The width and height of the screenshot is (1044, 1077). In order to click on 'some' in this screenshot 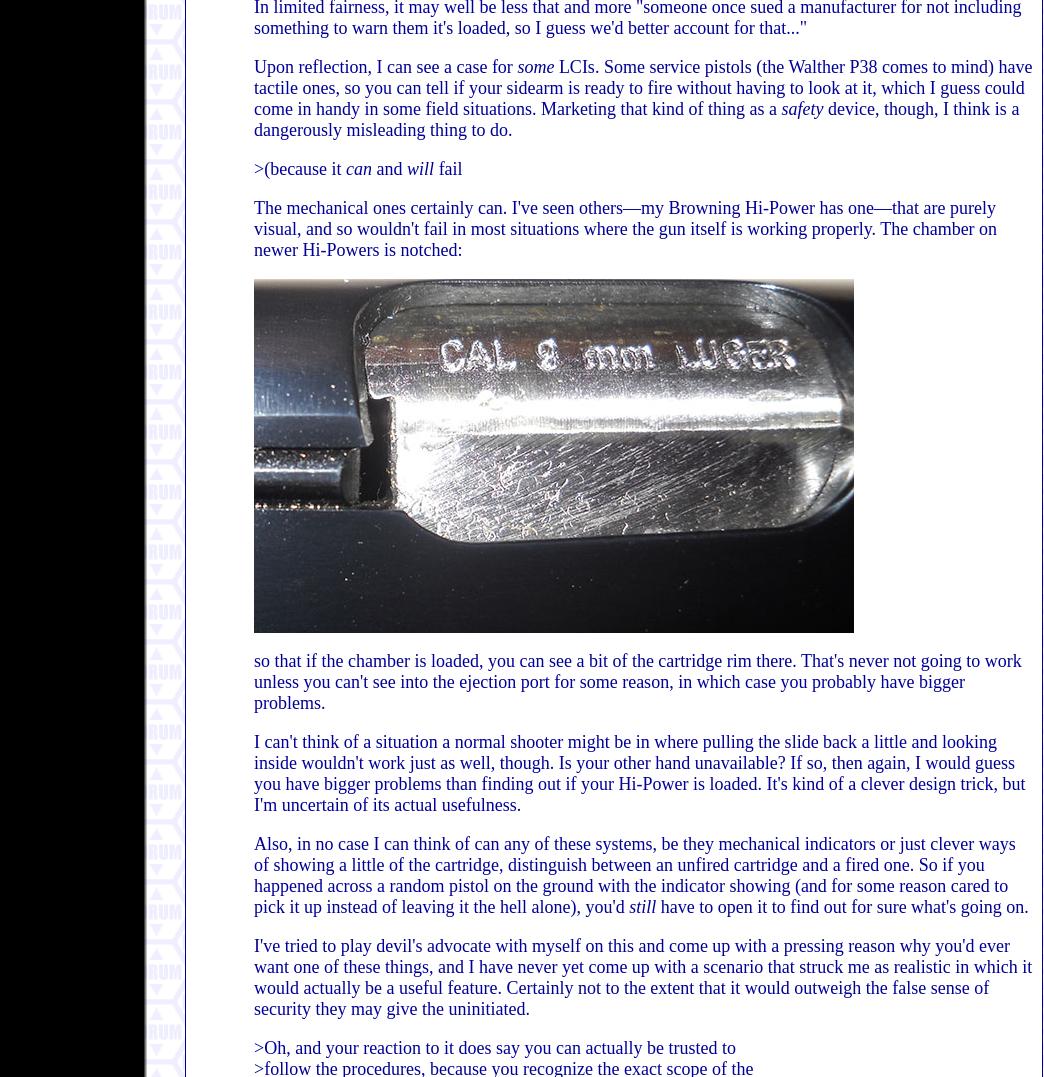, I will do `click(534, 66)`.